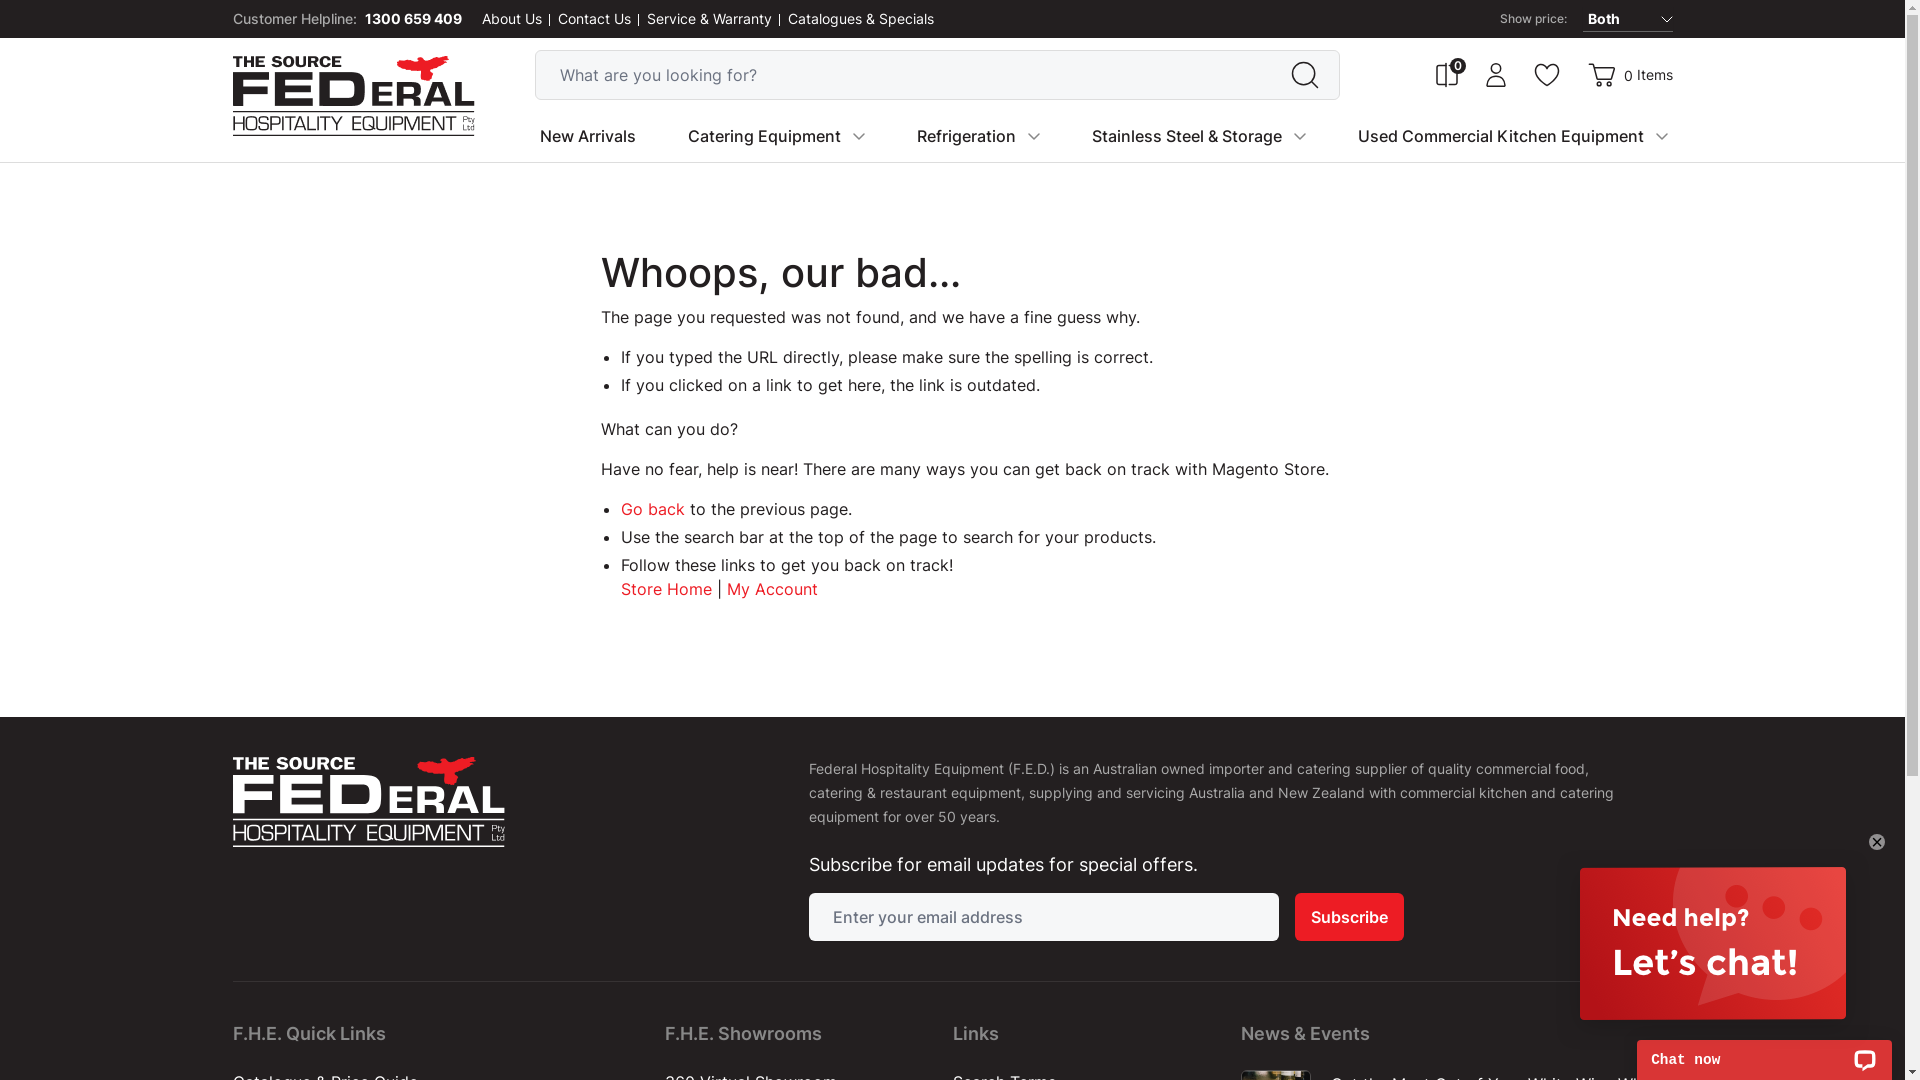 This screenshot has width=1920, height=1080. What do you see at coordinates (1348, 917) in the screenshot?
I see `'Subscribe'` at bounding box center [1348, 917].